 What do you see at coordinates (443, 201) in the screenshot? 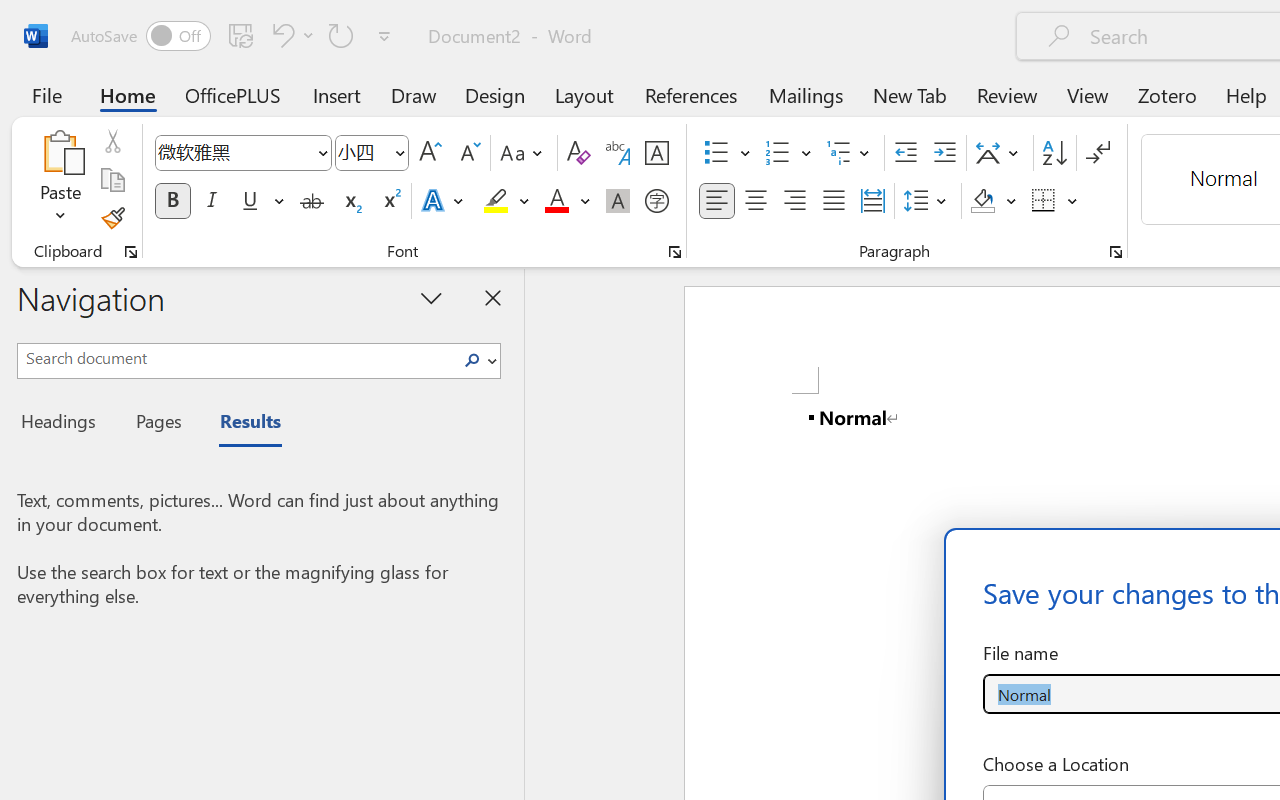
I see `'Text Effects and Typography'` at bounding box center [443, 201].